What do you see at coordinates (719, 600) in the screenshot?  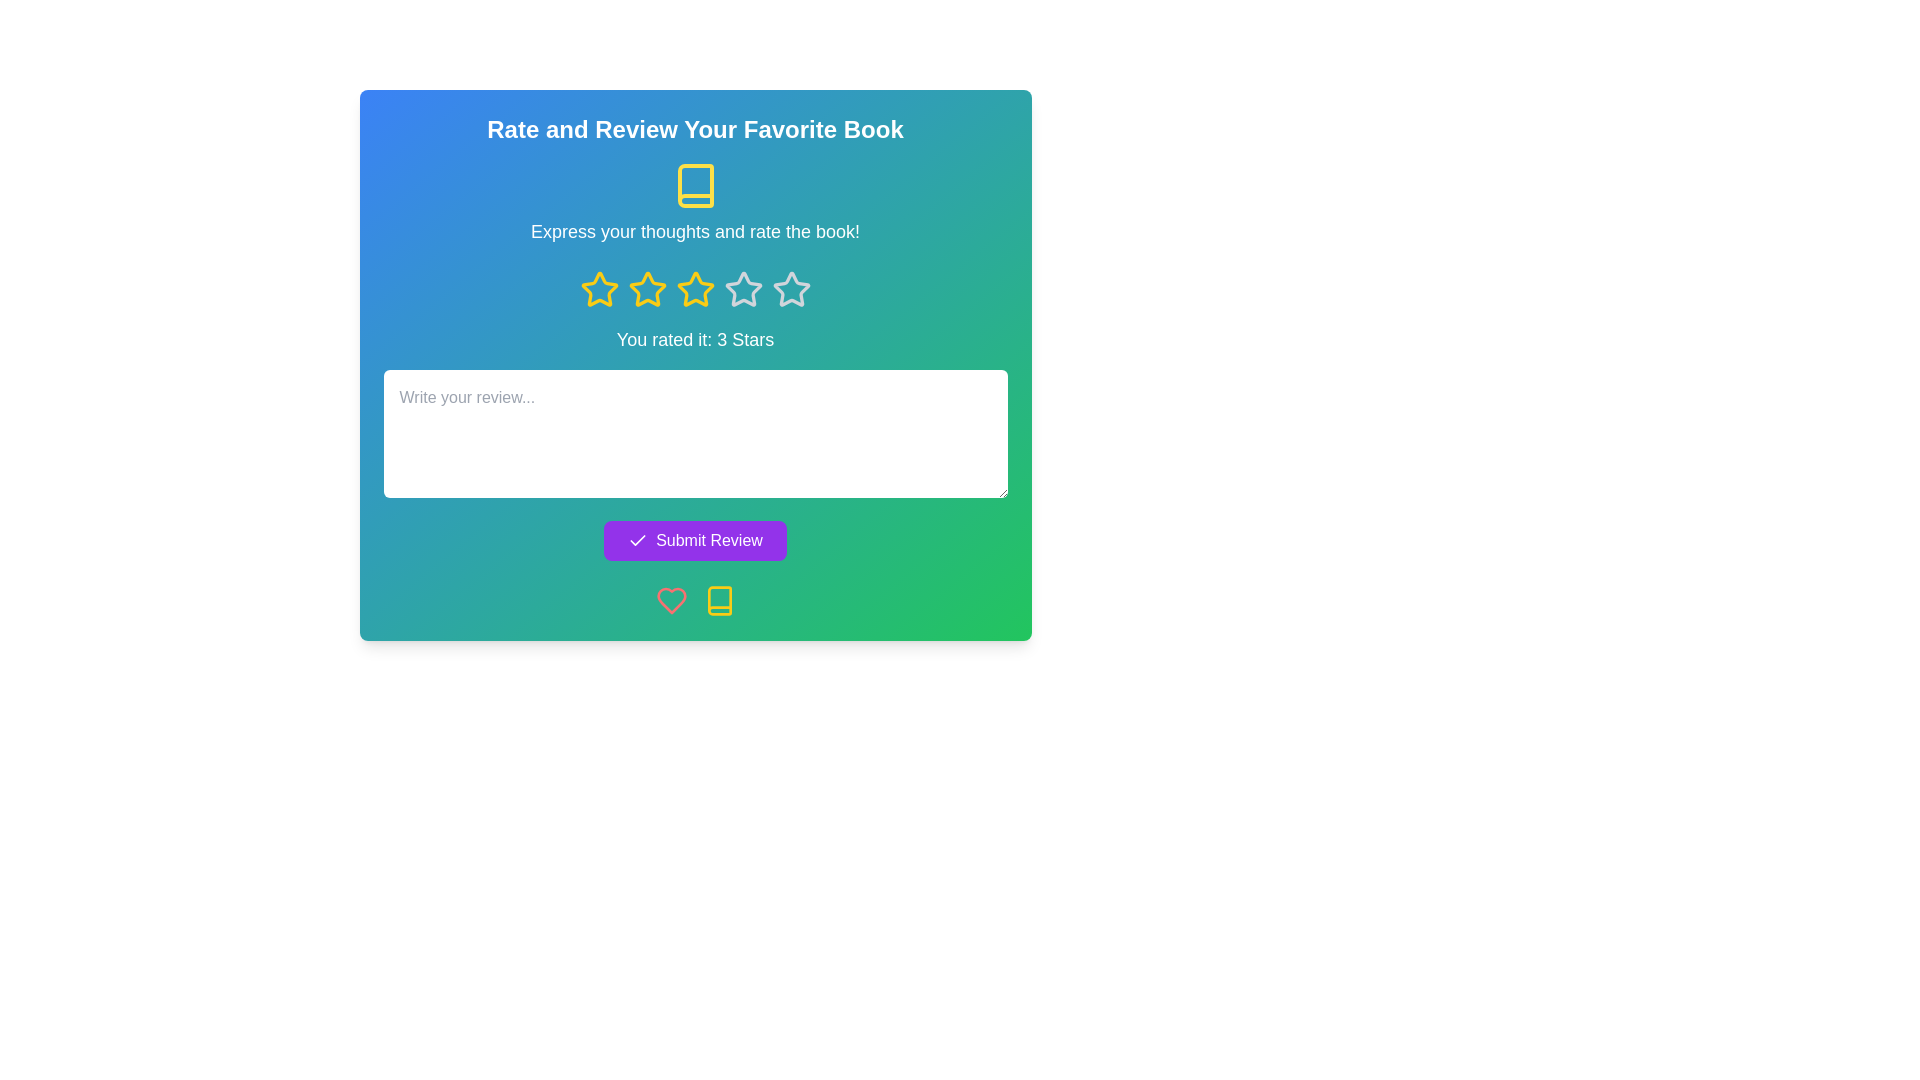 I see `the yellow book icon located in the bottom right corner of the green gradient interface, specifically inside the lower portion of the book icon` at bounding box center [719, 600].